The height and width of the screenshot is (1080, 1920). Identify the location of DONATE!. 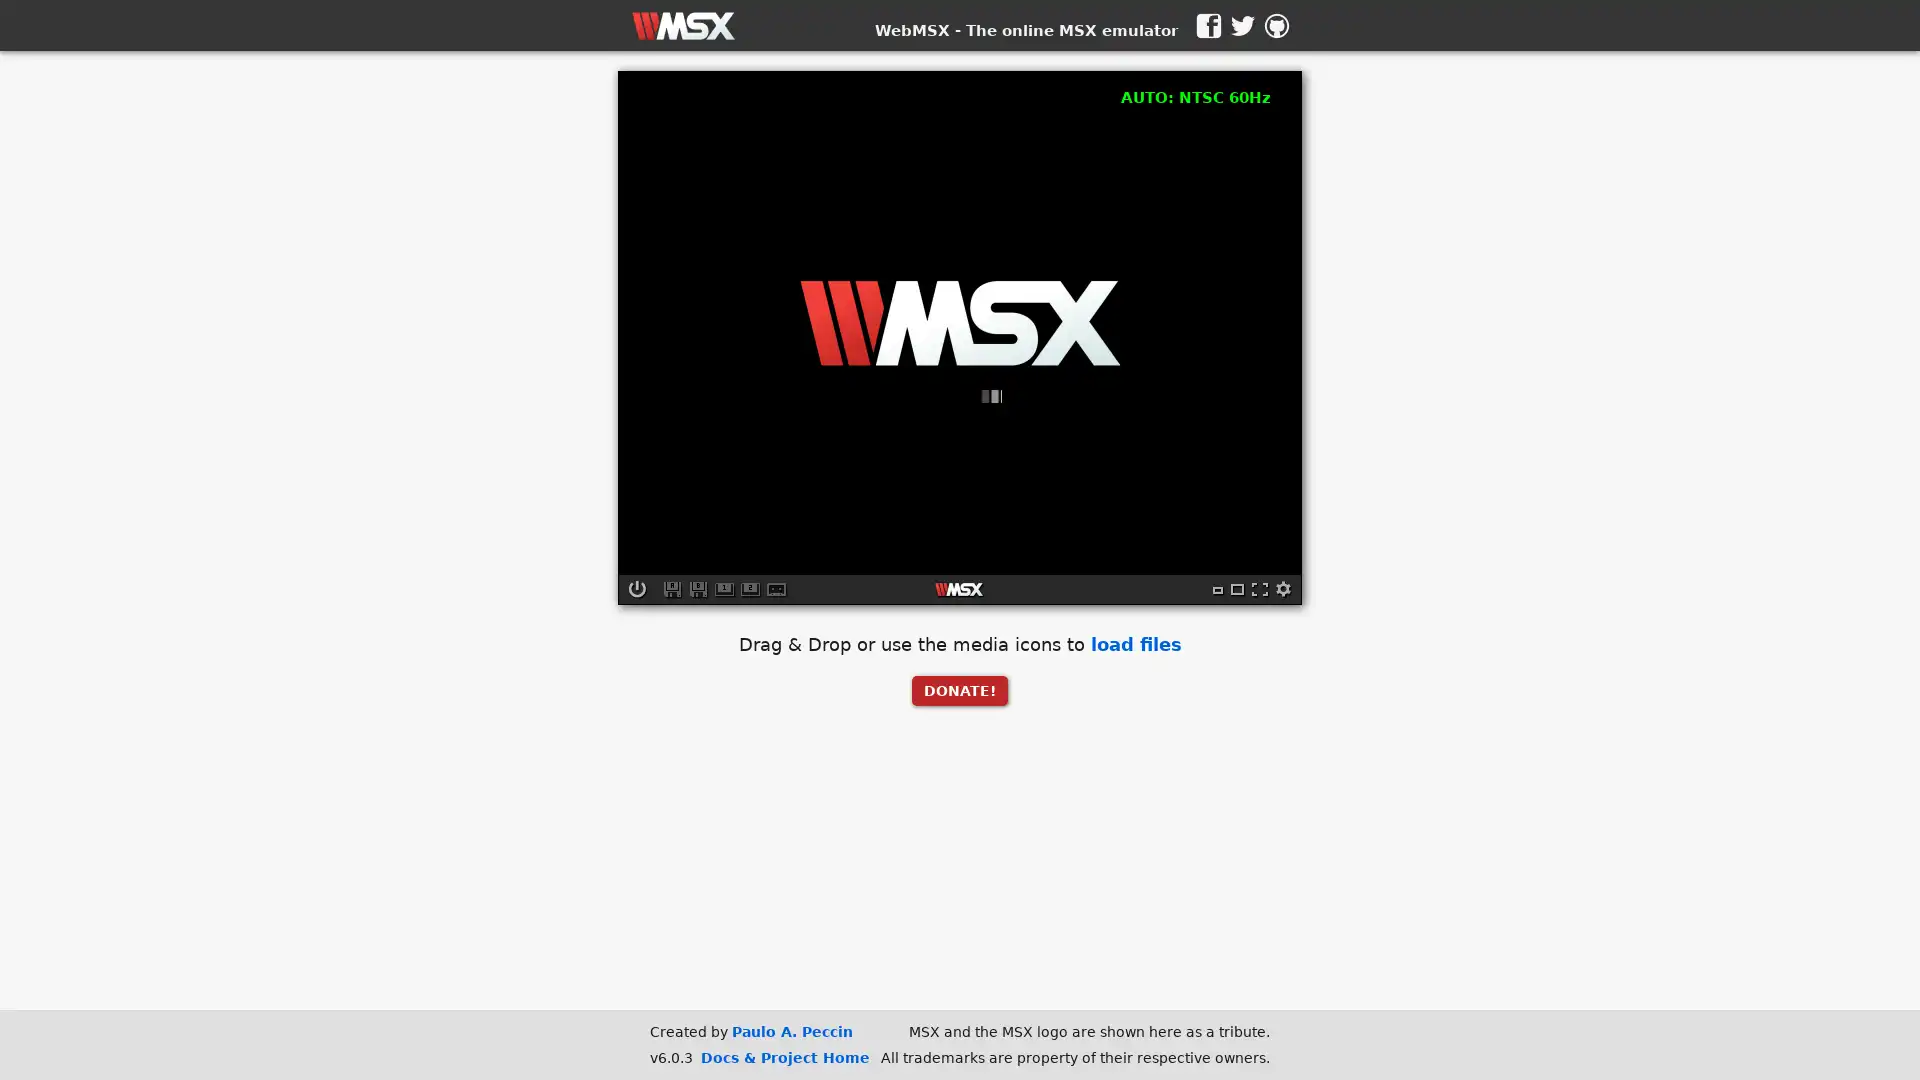
(960, 689).